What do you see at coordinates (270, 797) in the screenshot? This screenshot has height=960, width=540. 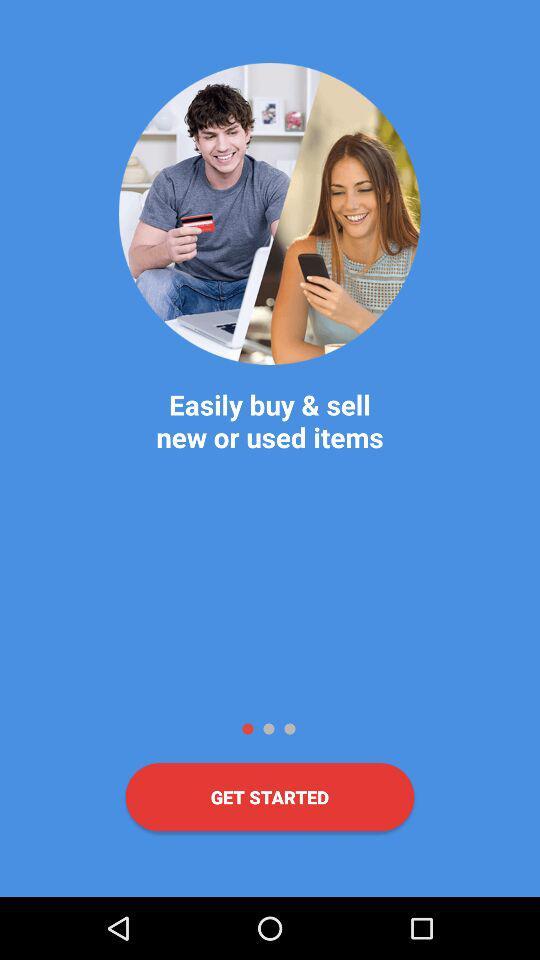 I see `get started item` at bounding box center [270, 797].